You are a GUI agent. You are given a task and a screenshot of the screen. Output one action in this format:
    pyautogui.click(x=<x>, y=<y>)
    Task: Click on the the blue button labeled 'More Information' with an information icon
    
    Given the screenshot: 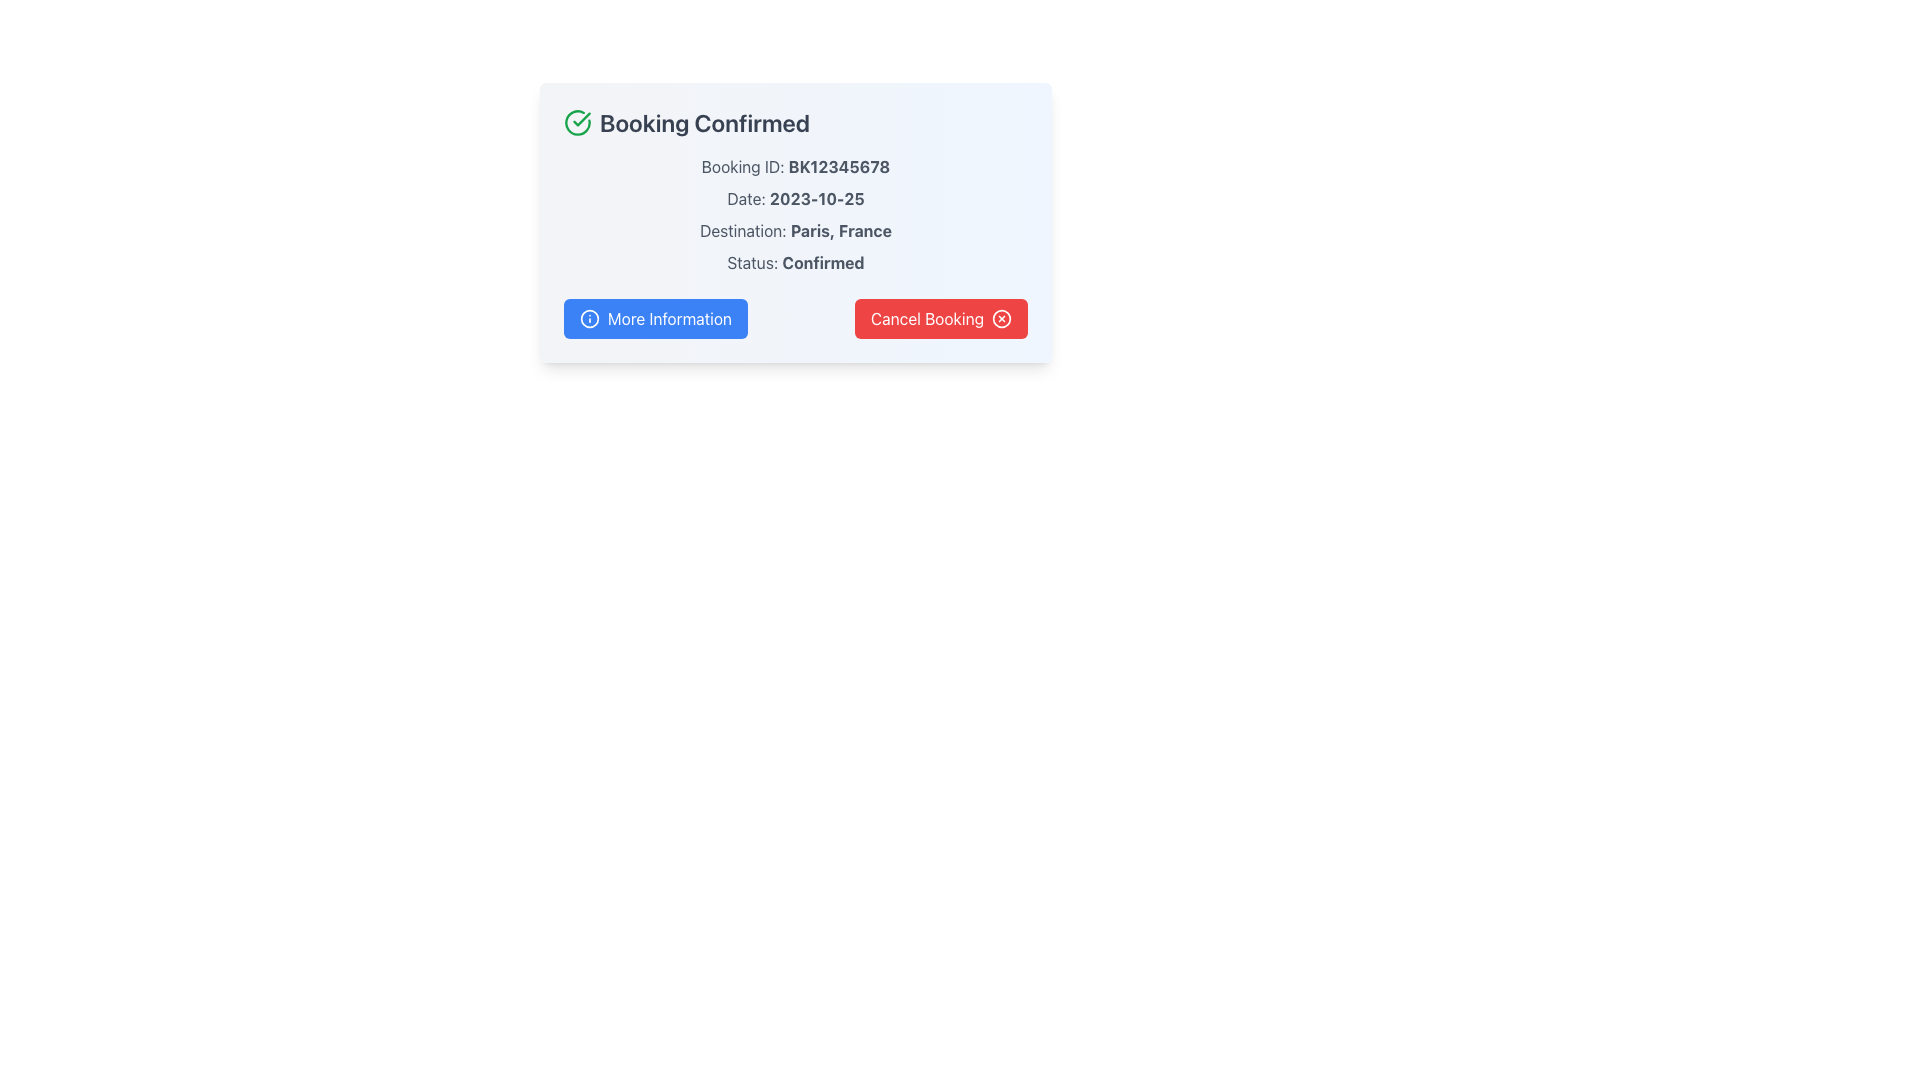 What is the action you would take?
    pyautogui.click(x=656, y=318)
    